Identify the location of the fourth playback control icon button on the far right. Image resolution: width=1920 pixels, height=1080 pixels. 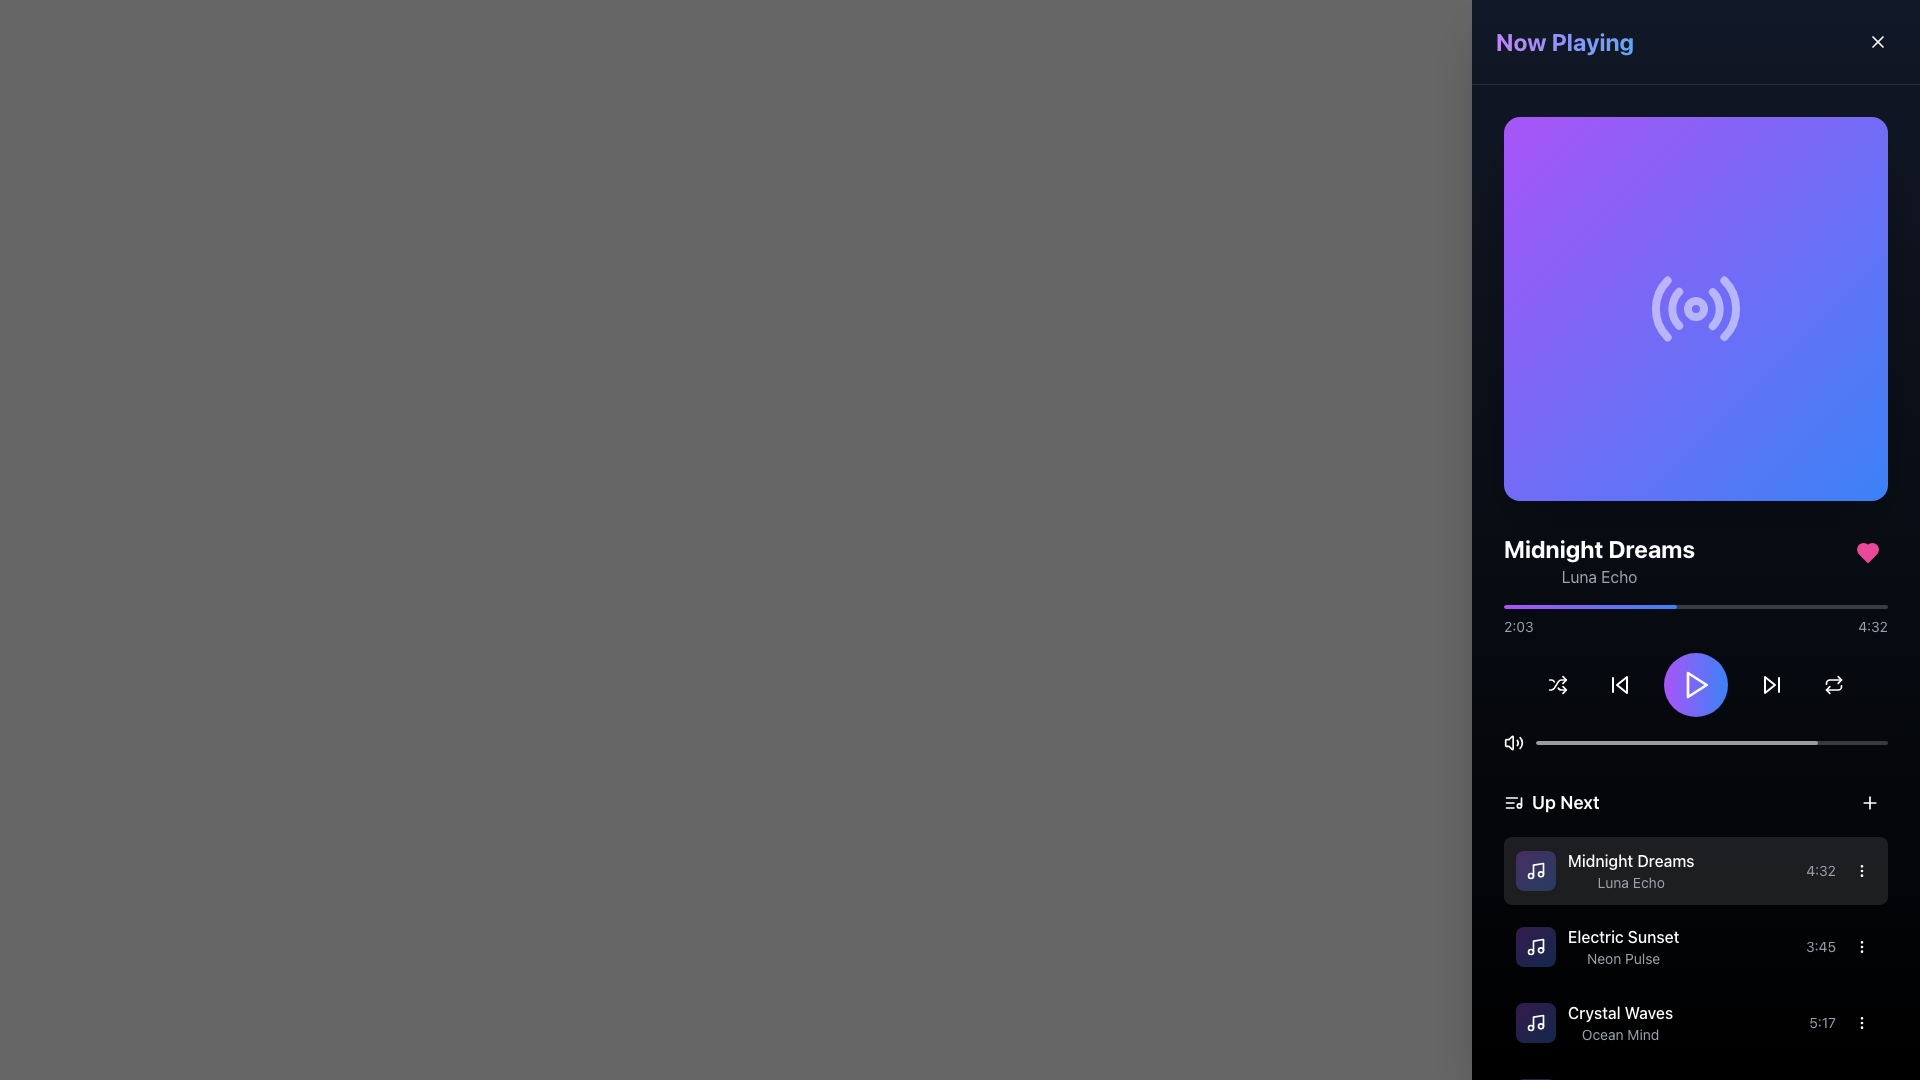
(1833, 685).